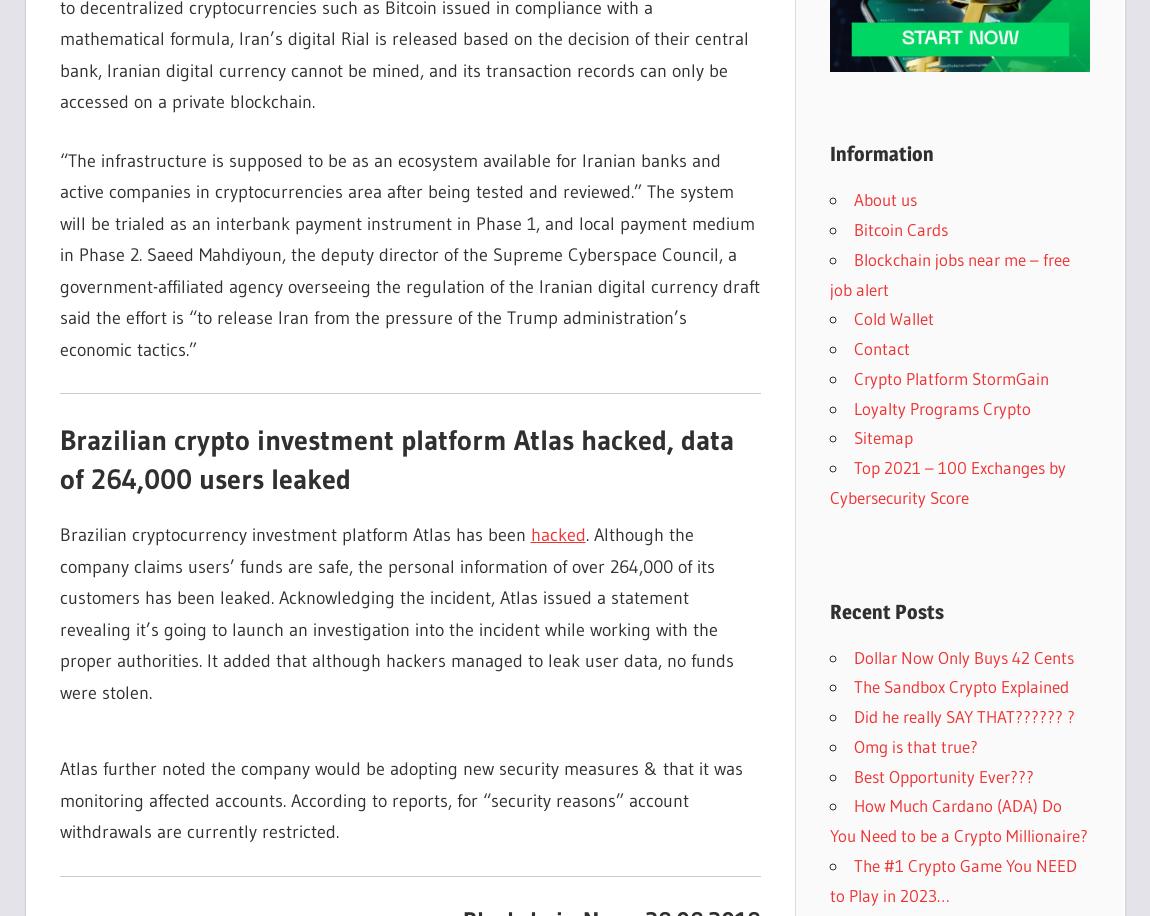 The image size is (1150, 916). What do you see at coordinates (882, 436) in the screenshot?
I see `'Sitemap'` at bounding box center [882, 436].